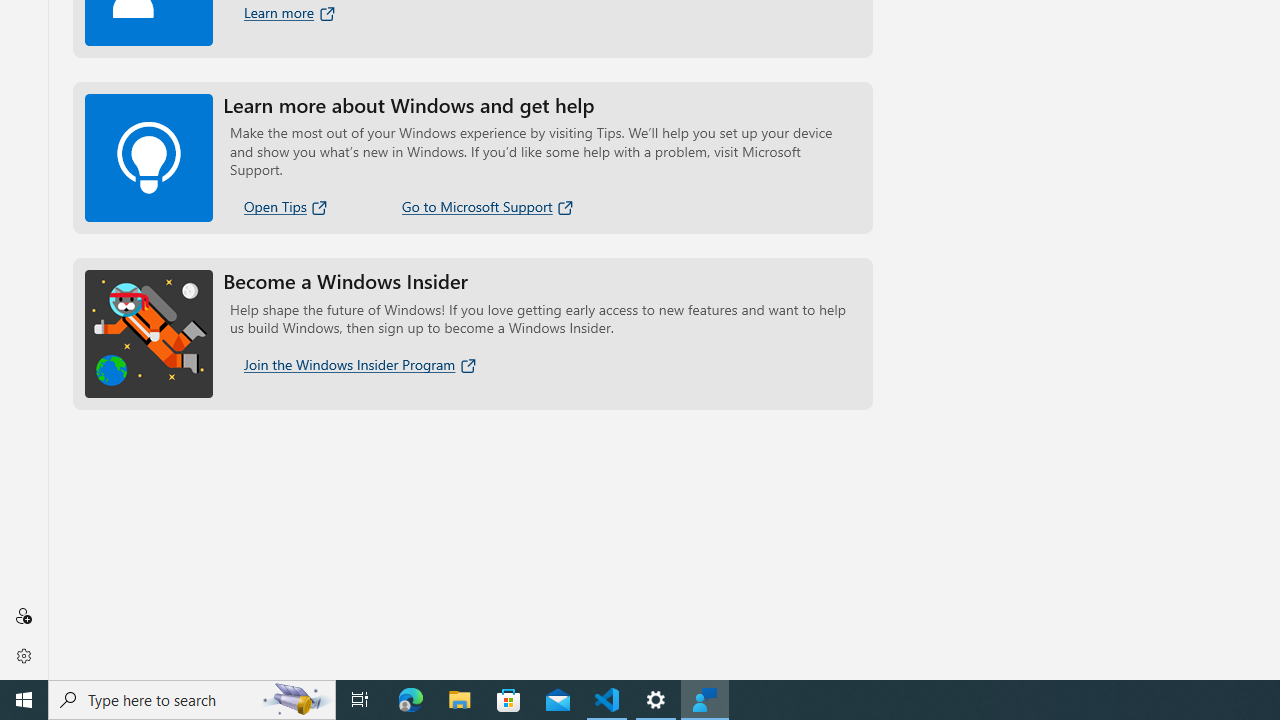 The image size is (1280, 720). Describe the element at coordinates (488, 206) in the screenshot. I see `'Go to Microsoft Support'` at that location.